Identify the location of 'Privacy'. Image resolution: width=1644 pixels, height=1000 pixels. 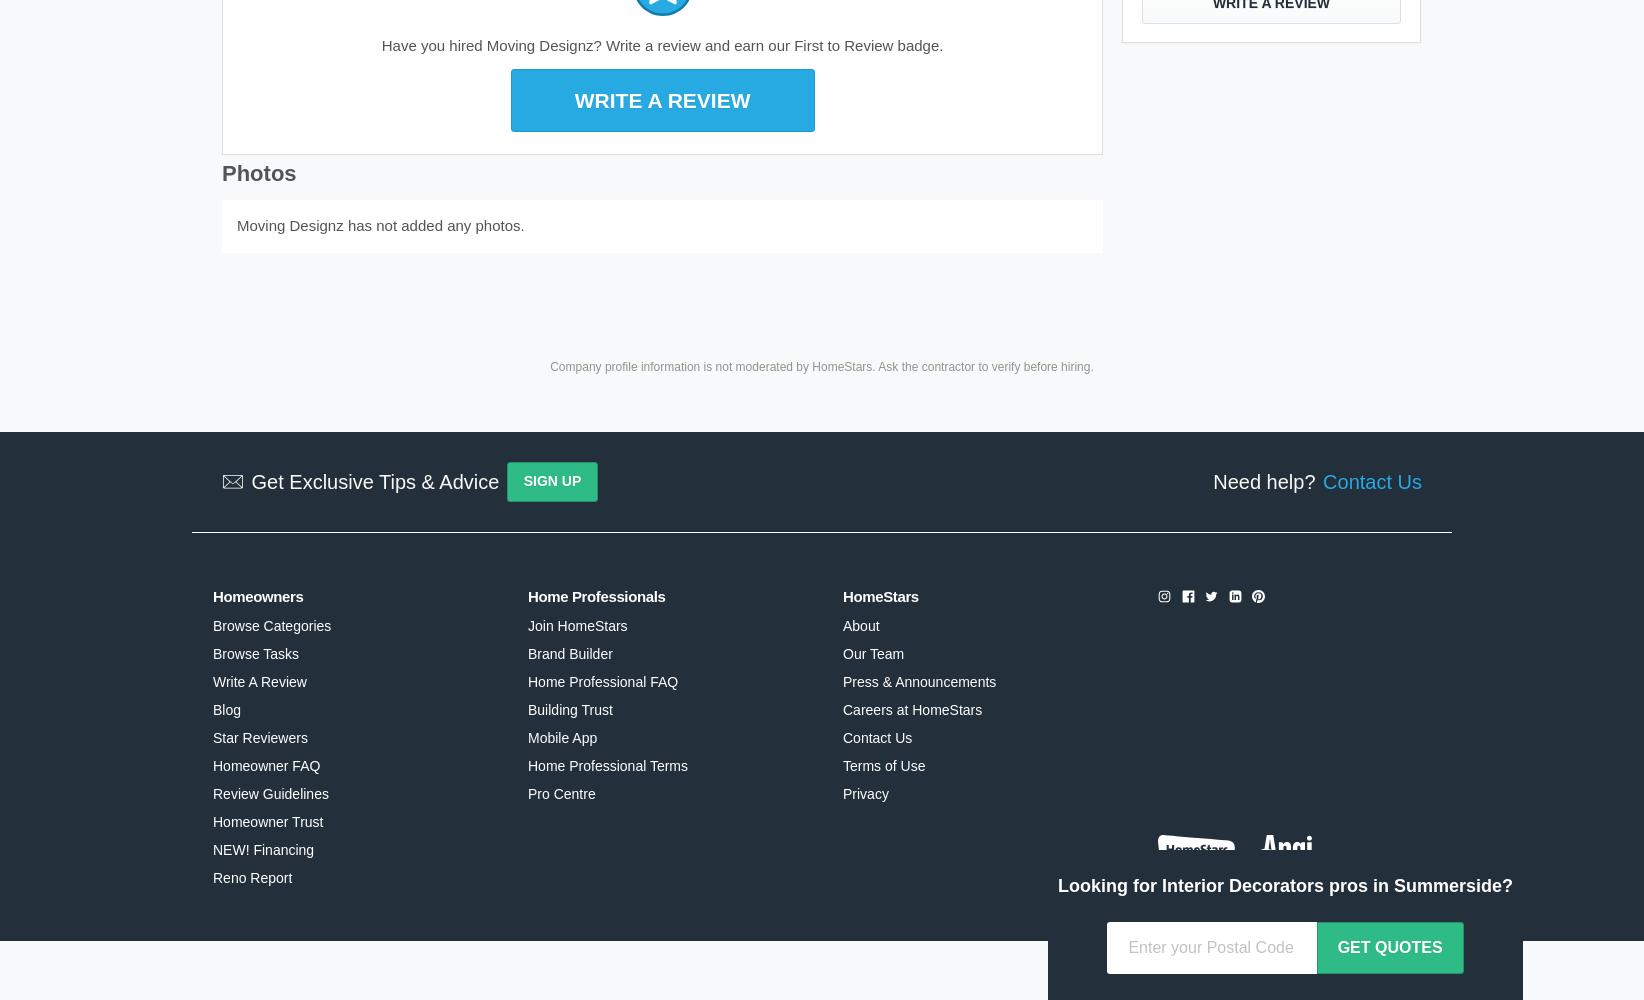
(843, 793).